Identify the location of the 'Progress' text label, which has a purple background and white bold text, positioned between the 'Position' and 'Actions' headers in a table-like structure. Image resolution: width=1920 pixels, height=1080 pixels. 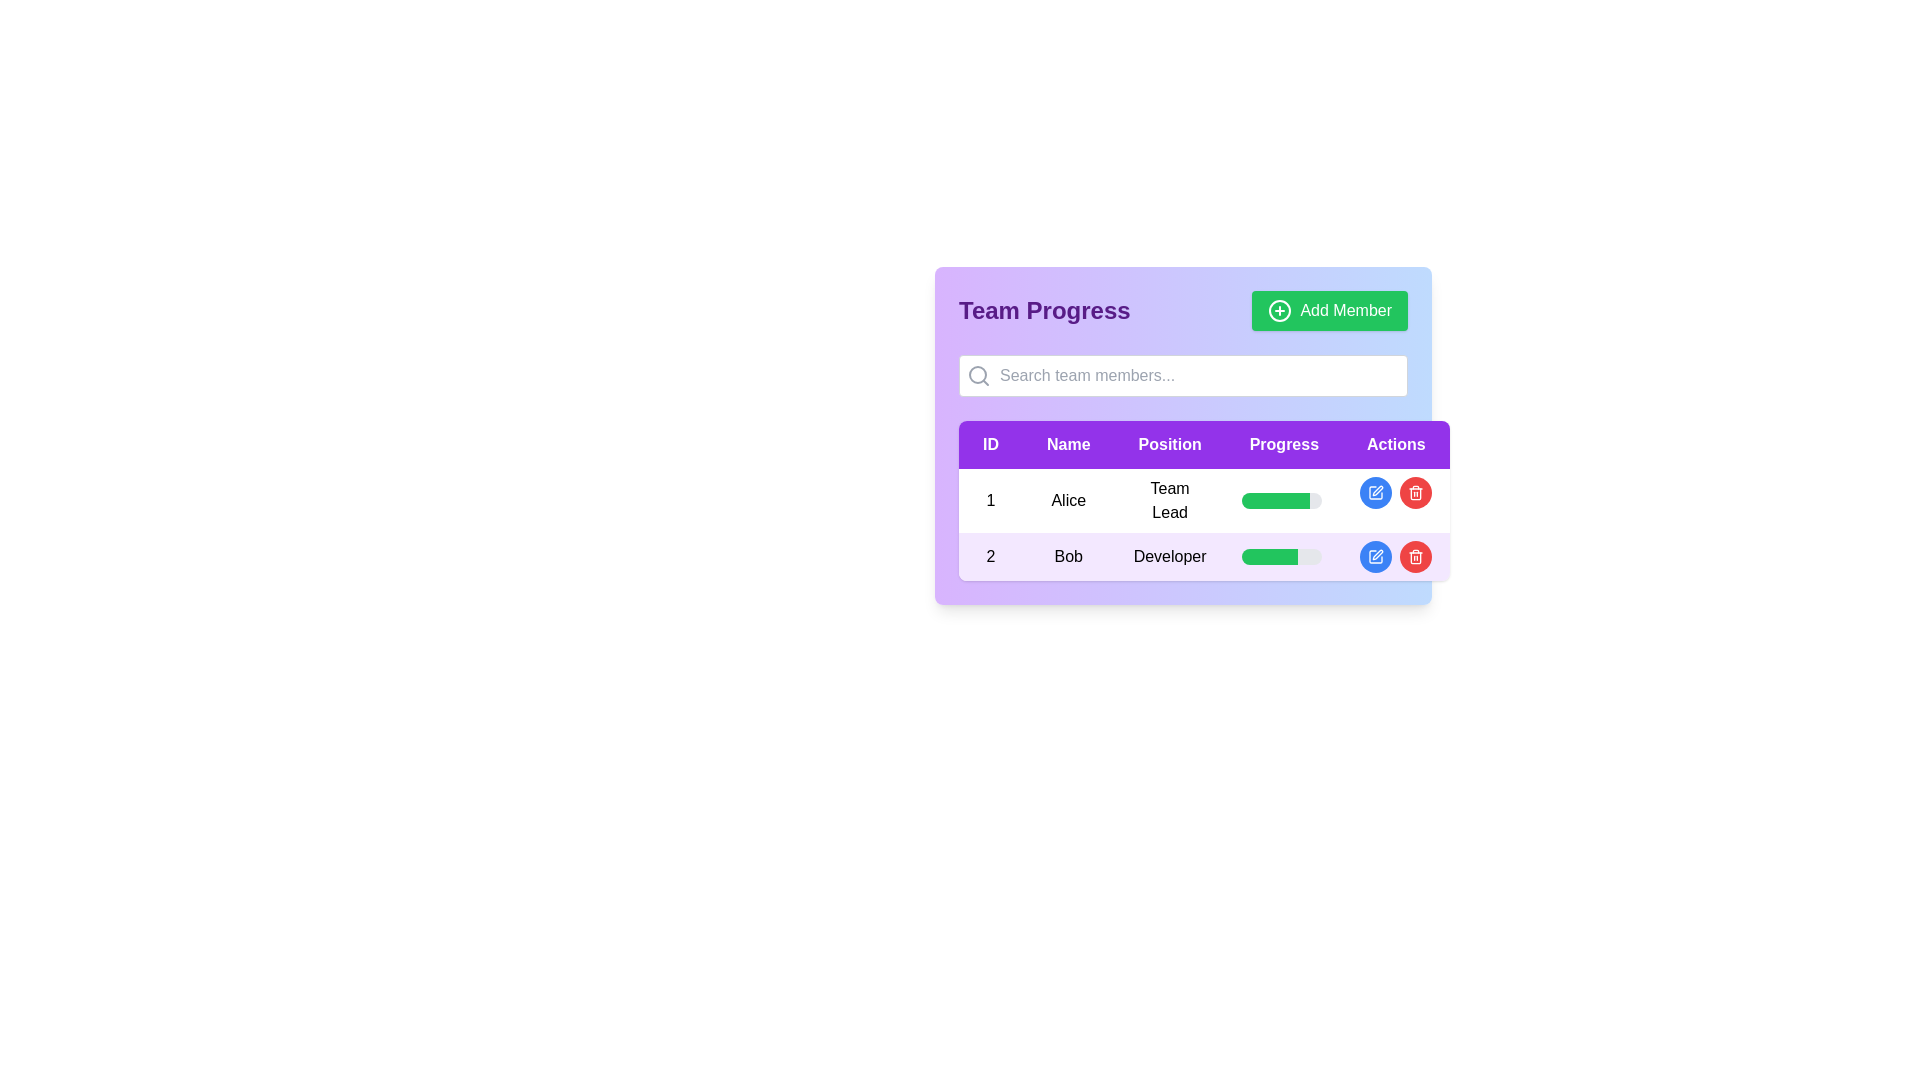
(1284, 443).